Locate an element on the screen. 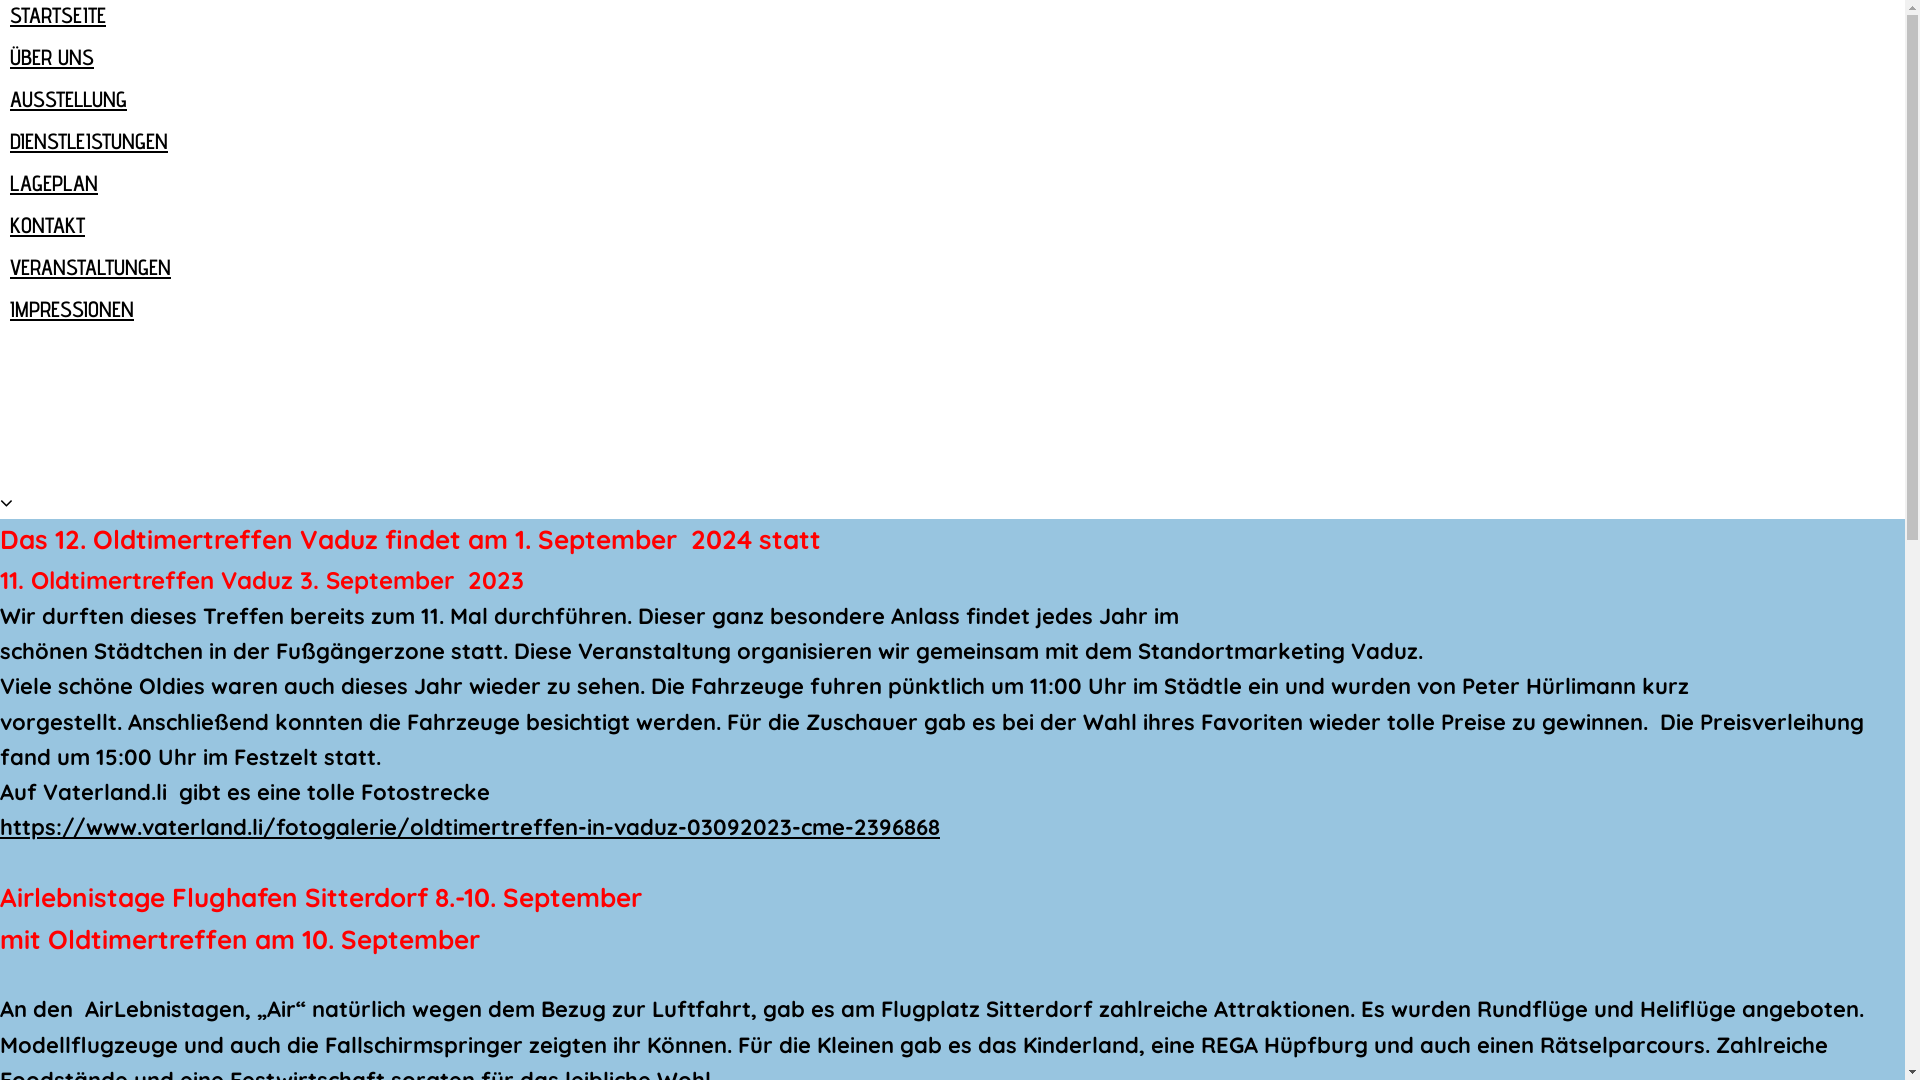 The height and width of the screenshot is (1080, 1920). 'LAGEPLAN' is located at coordinates (53, 182).